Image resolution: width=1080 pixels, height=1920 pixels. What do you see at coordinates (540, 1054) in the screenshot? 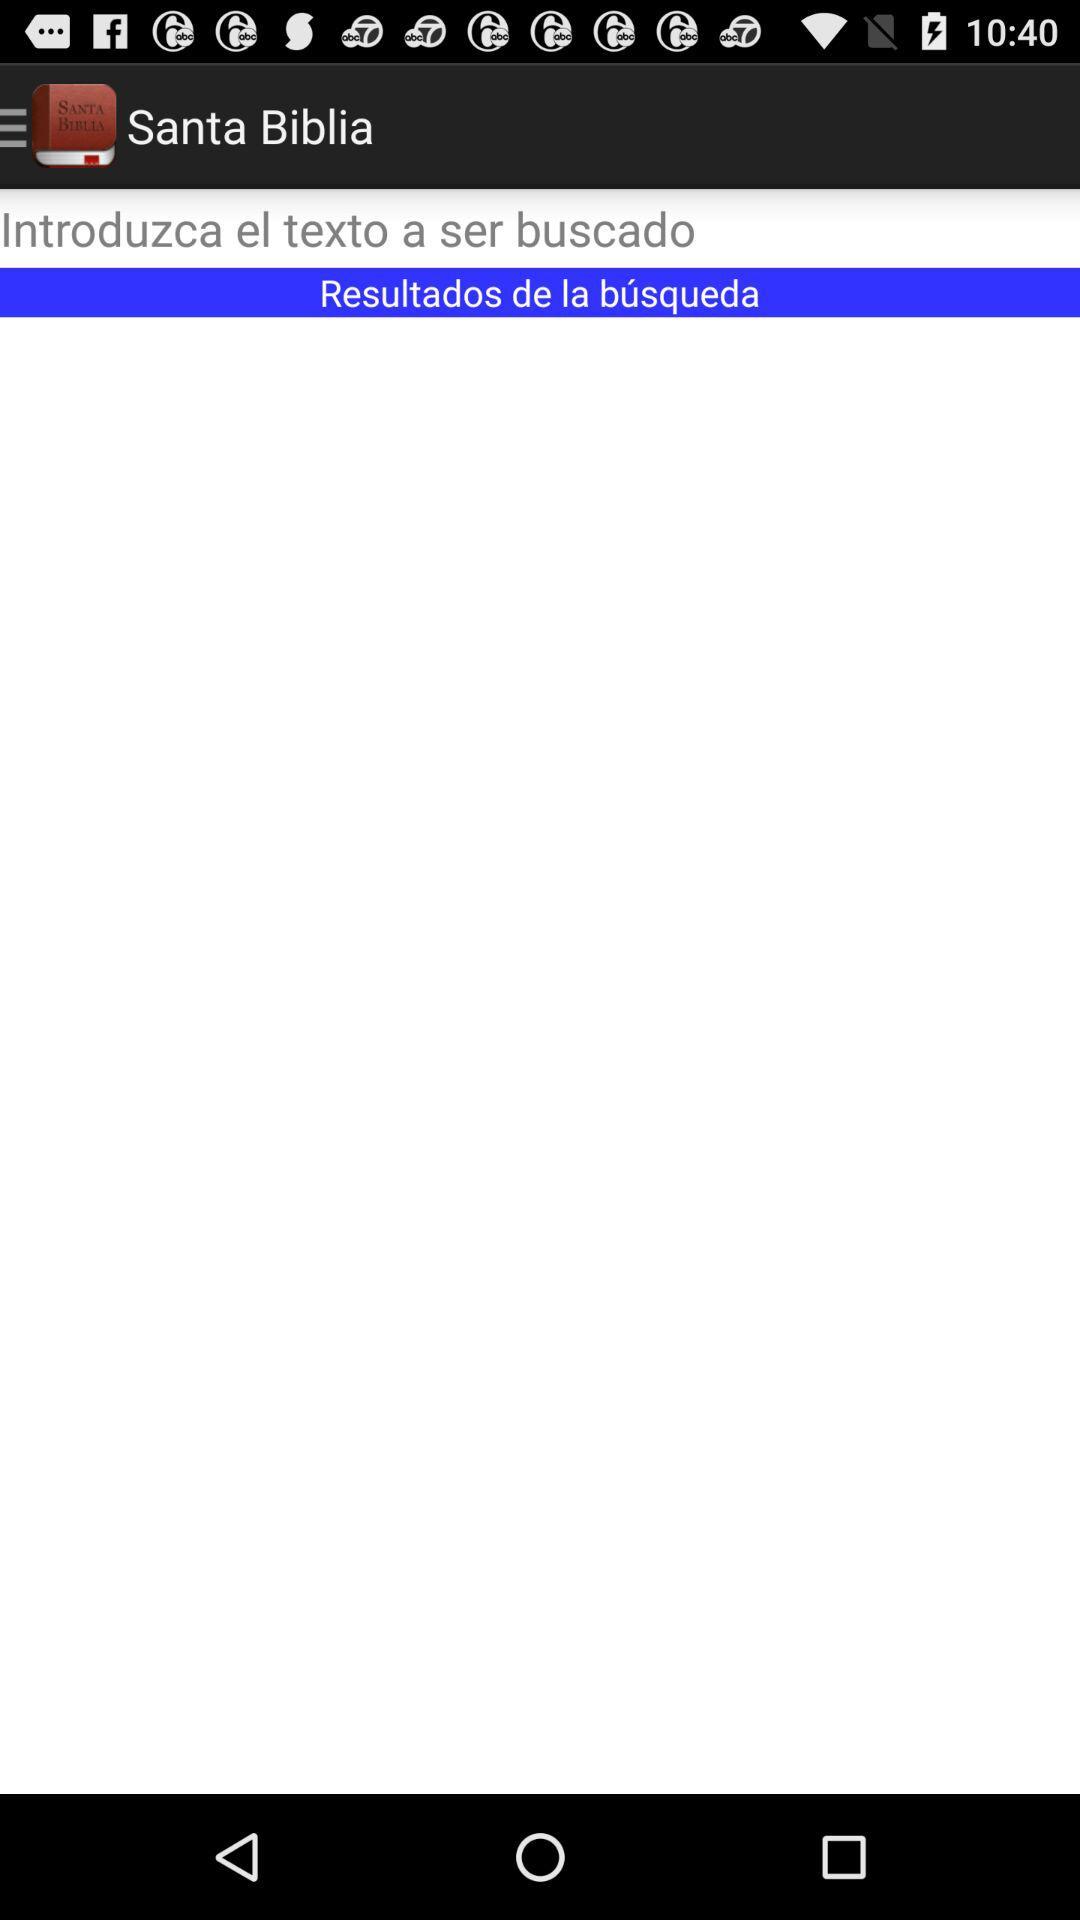
I see `the icon at the center` at bounding box center [540, 1054].